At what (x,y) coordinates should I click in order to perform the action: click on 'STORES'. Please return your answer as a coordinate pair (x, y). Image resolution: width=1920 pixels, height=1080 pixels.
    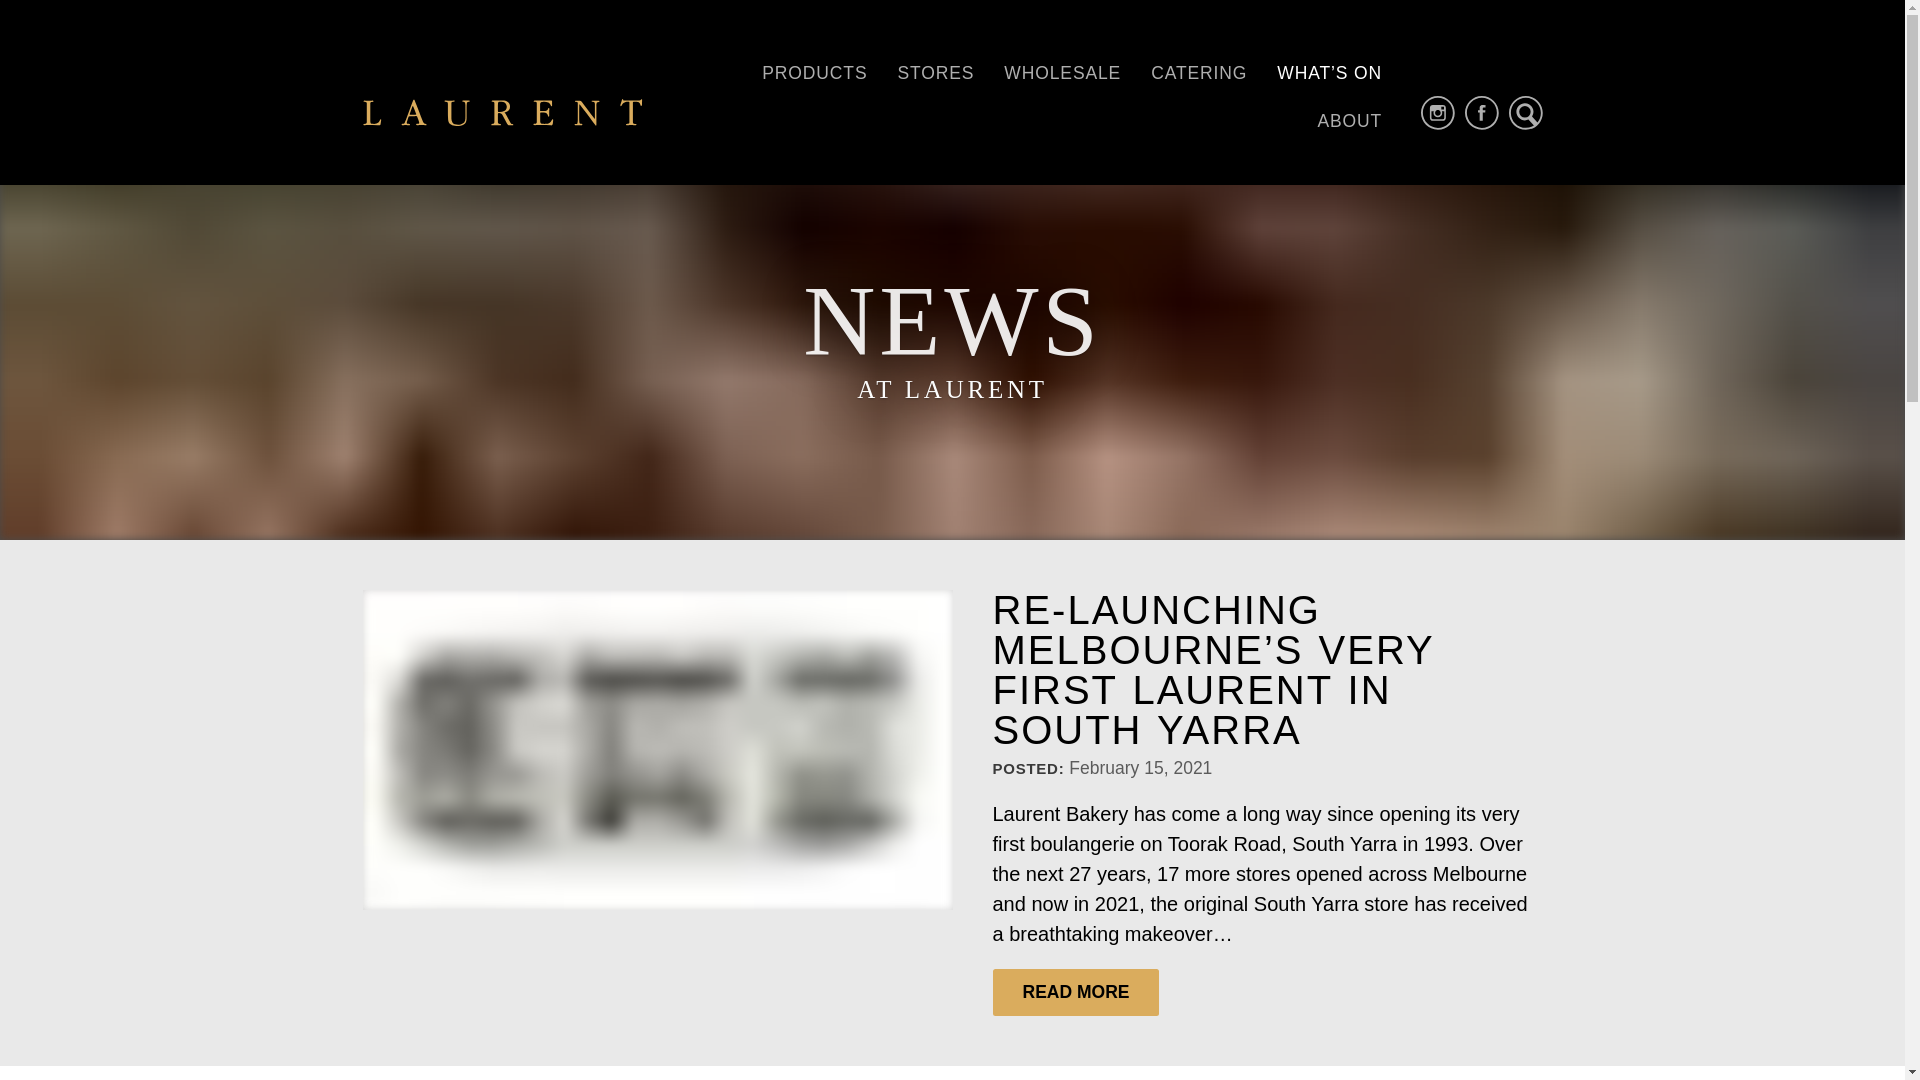
    Looking at the image, I should click on (881, 72).